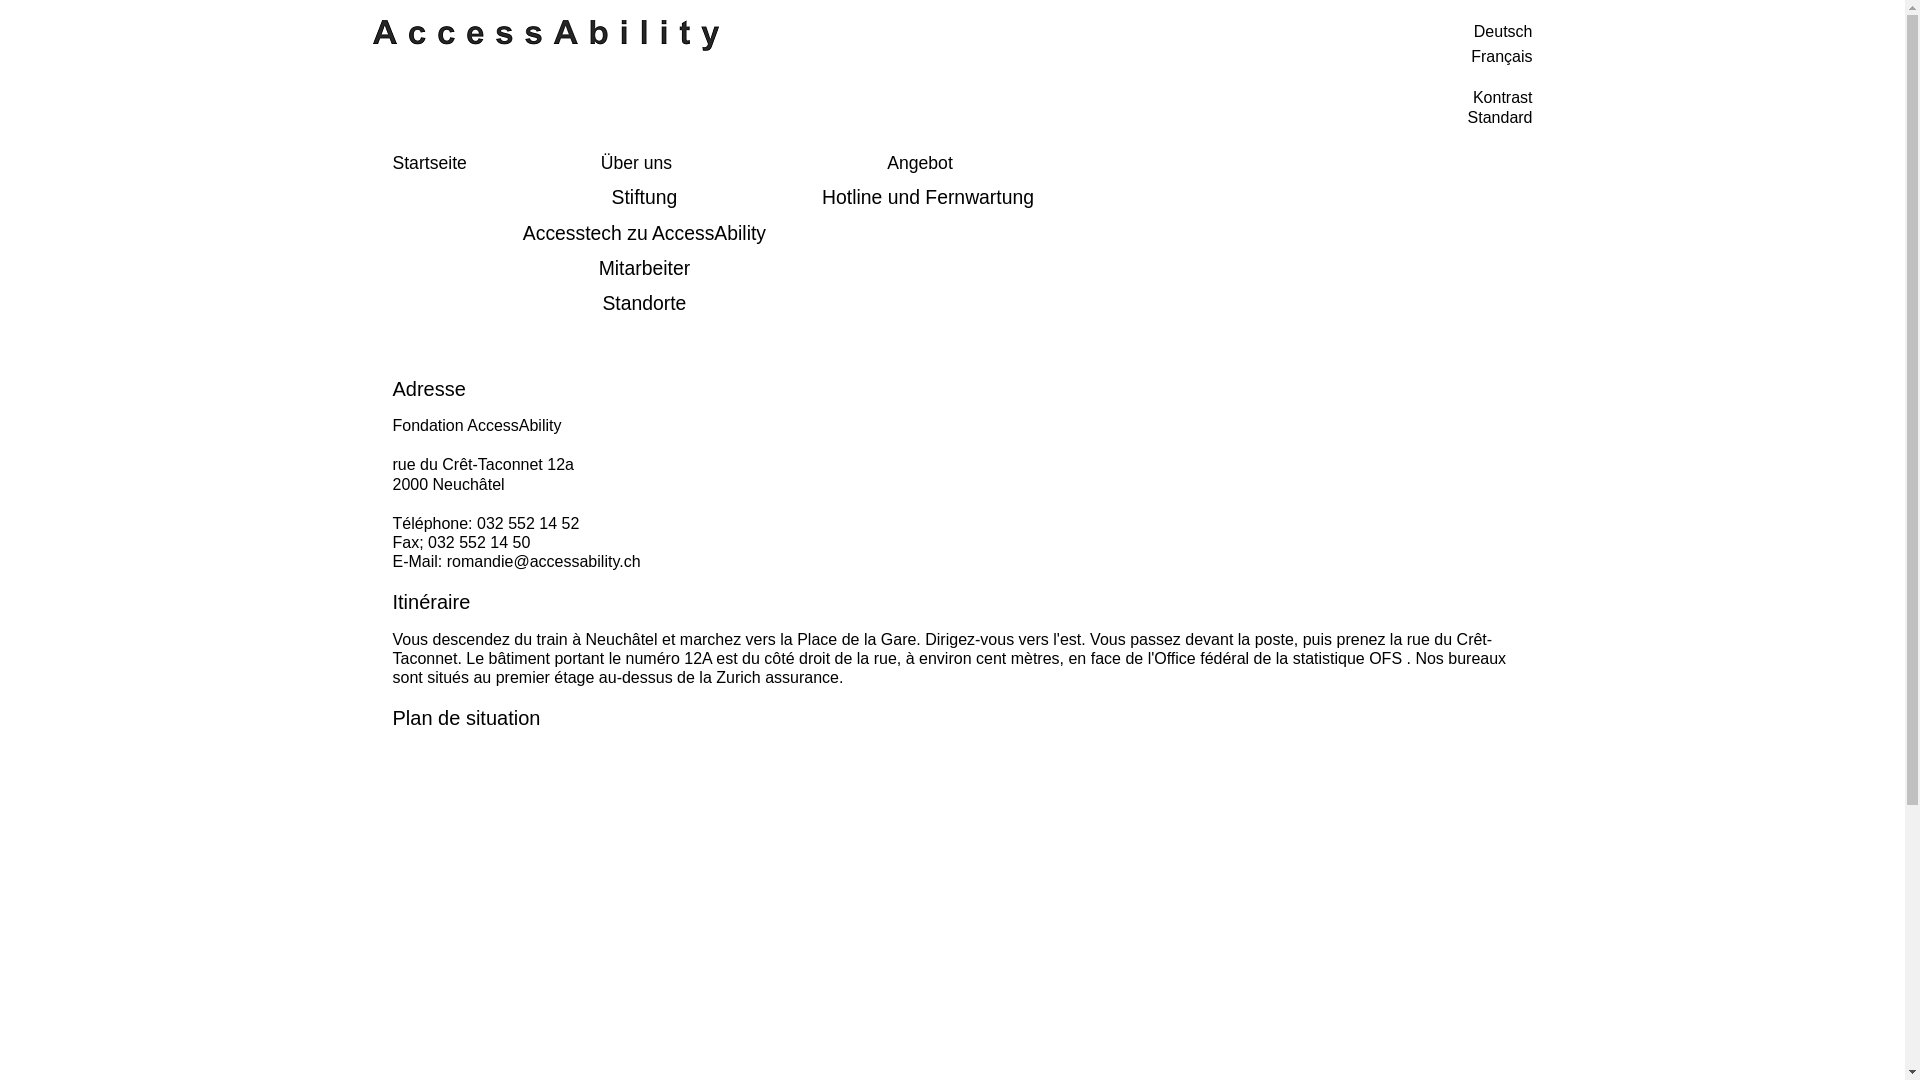 This screenshot has height=1080, width=1920. I want to click on 'Hotline und Fernwartung', so click(926, 197).